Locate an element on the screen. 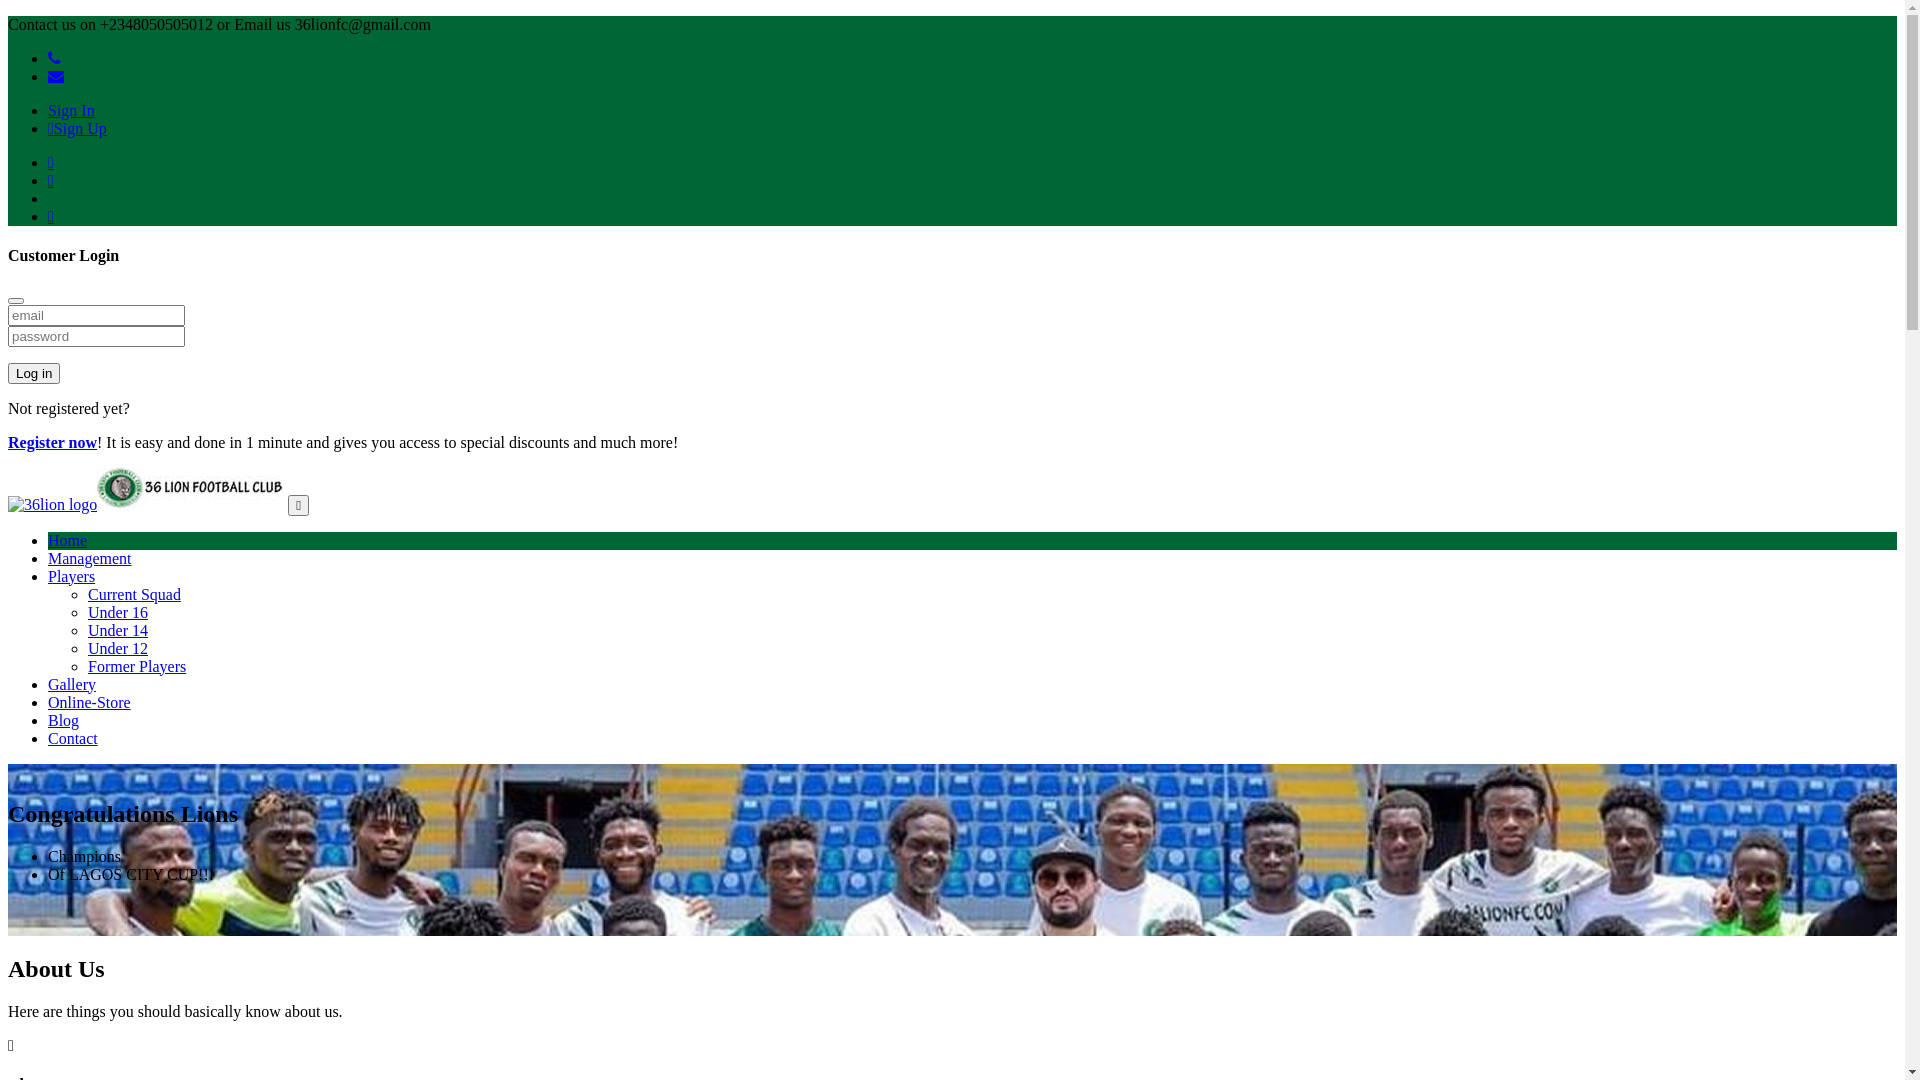  'Gallery' is located at coordinates (72, 683).